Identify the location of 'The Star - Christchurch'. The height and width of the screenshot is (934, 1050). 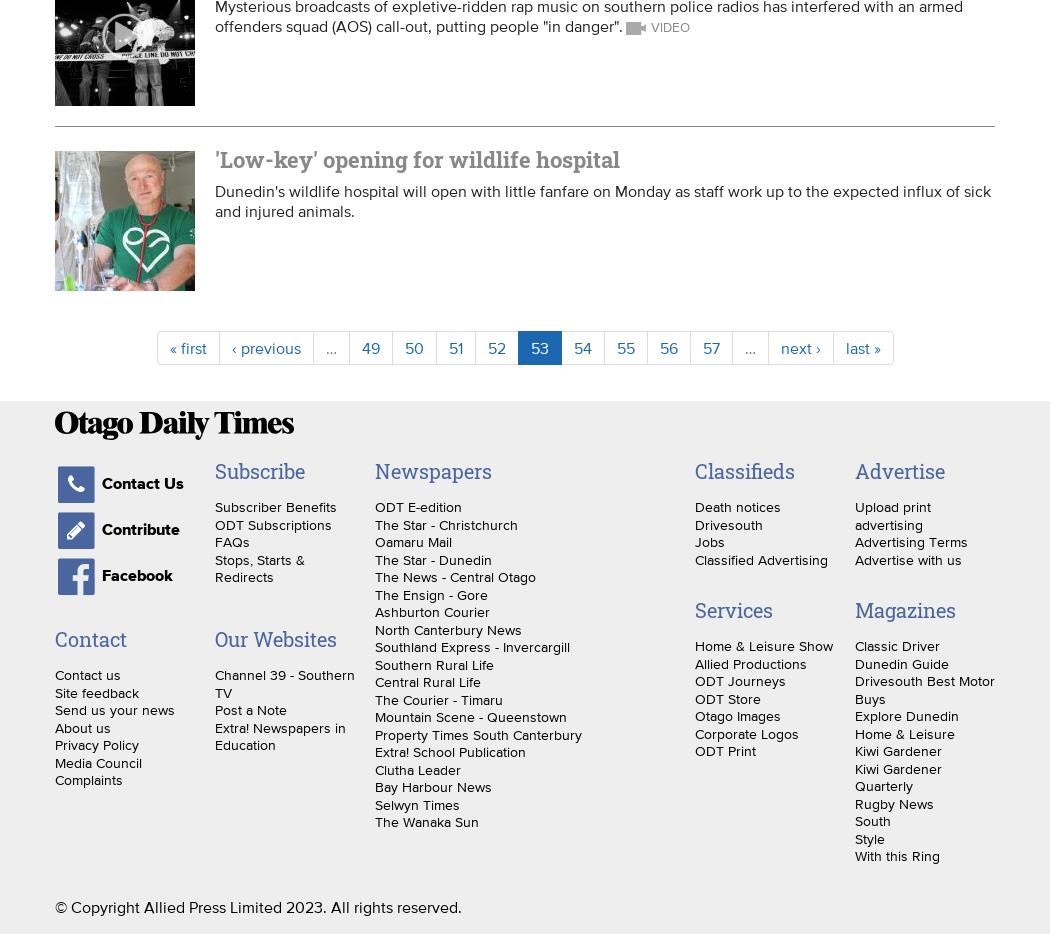
(373, 523).